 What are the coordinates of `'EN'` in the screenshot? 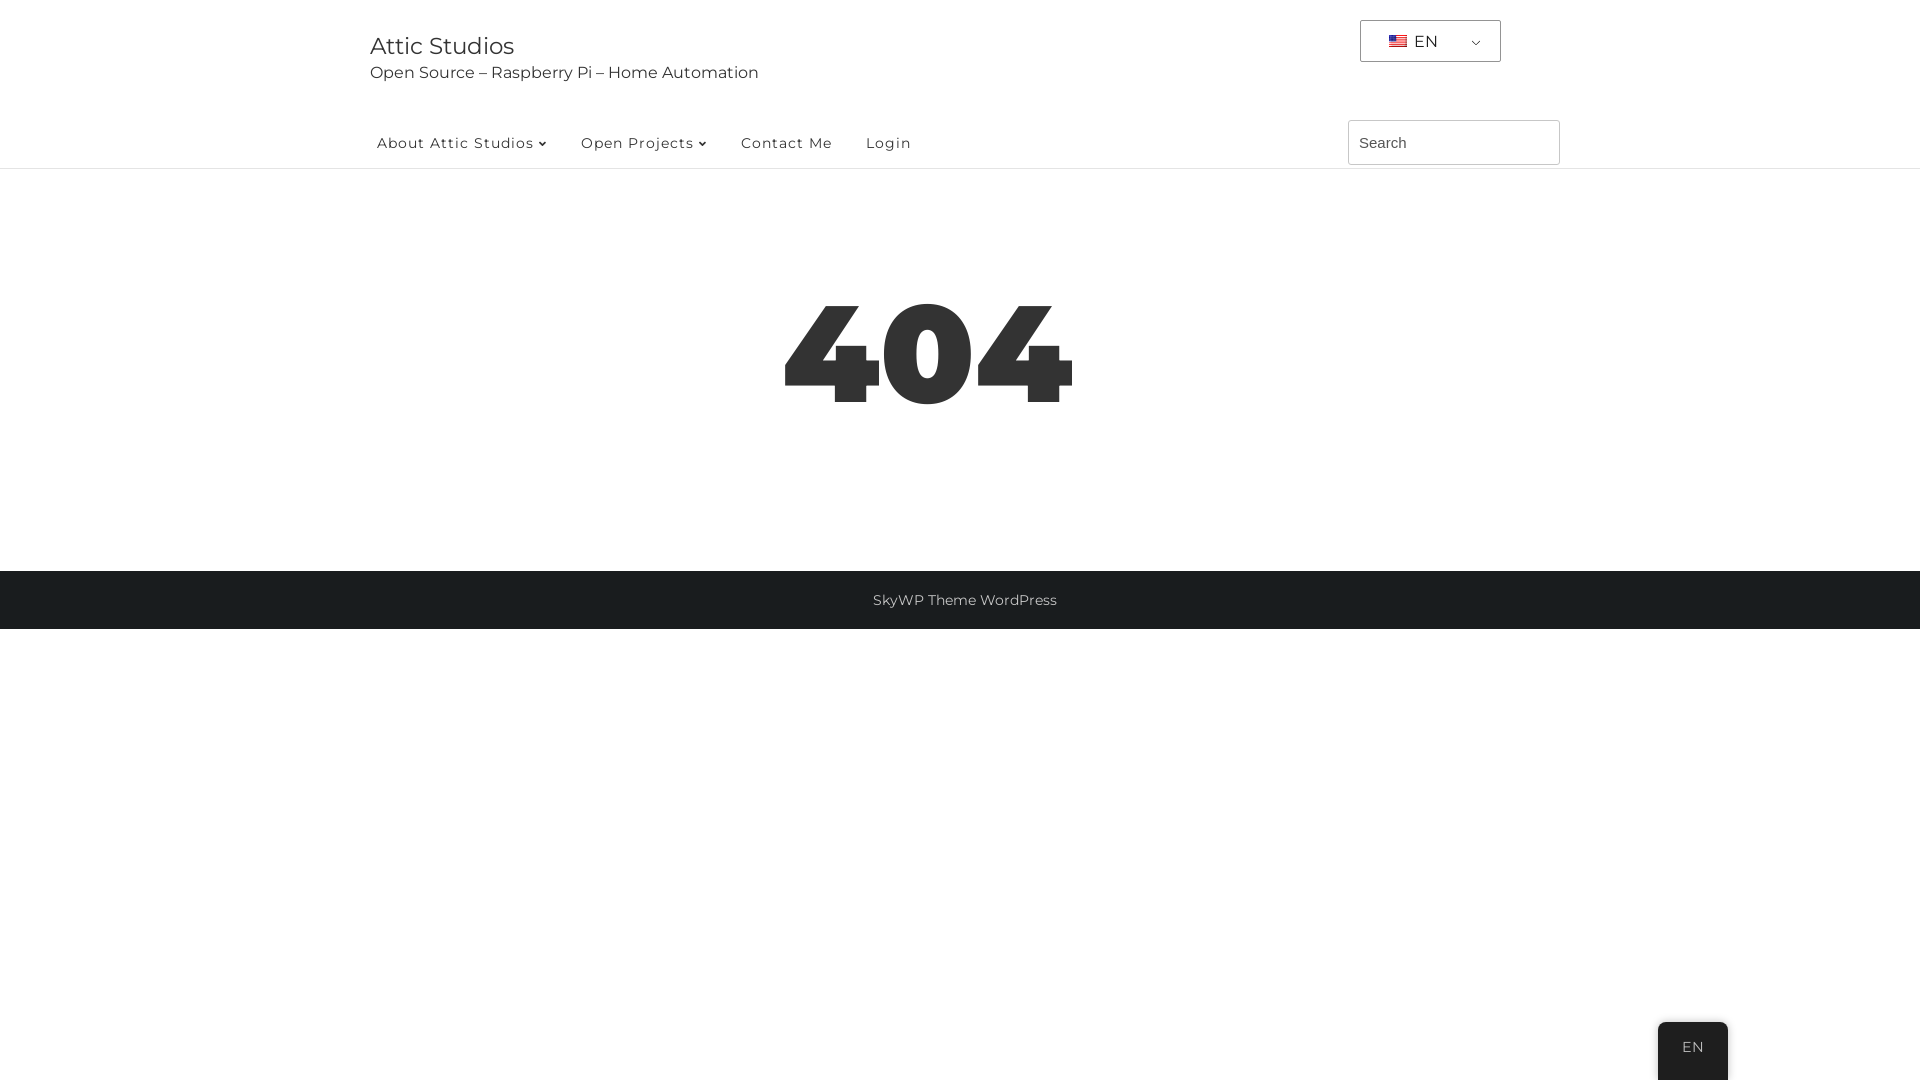 It's located at (1425, 41).